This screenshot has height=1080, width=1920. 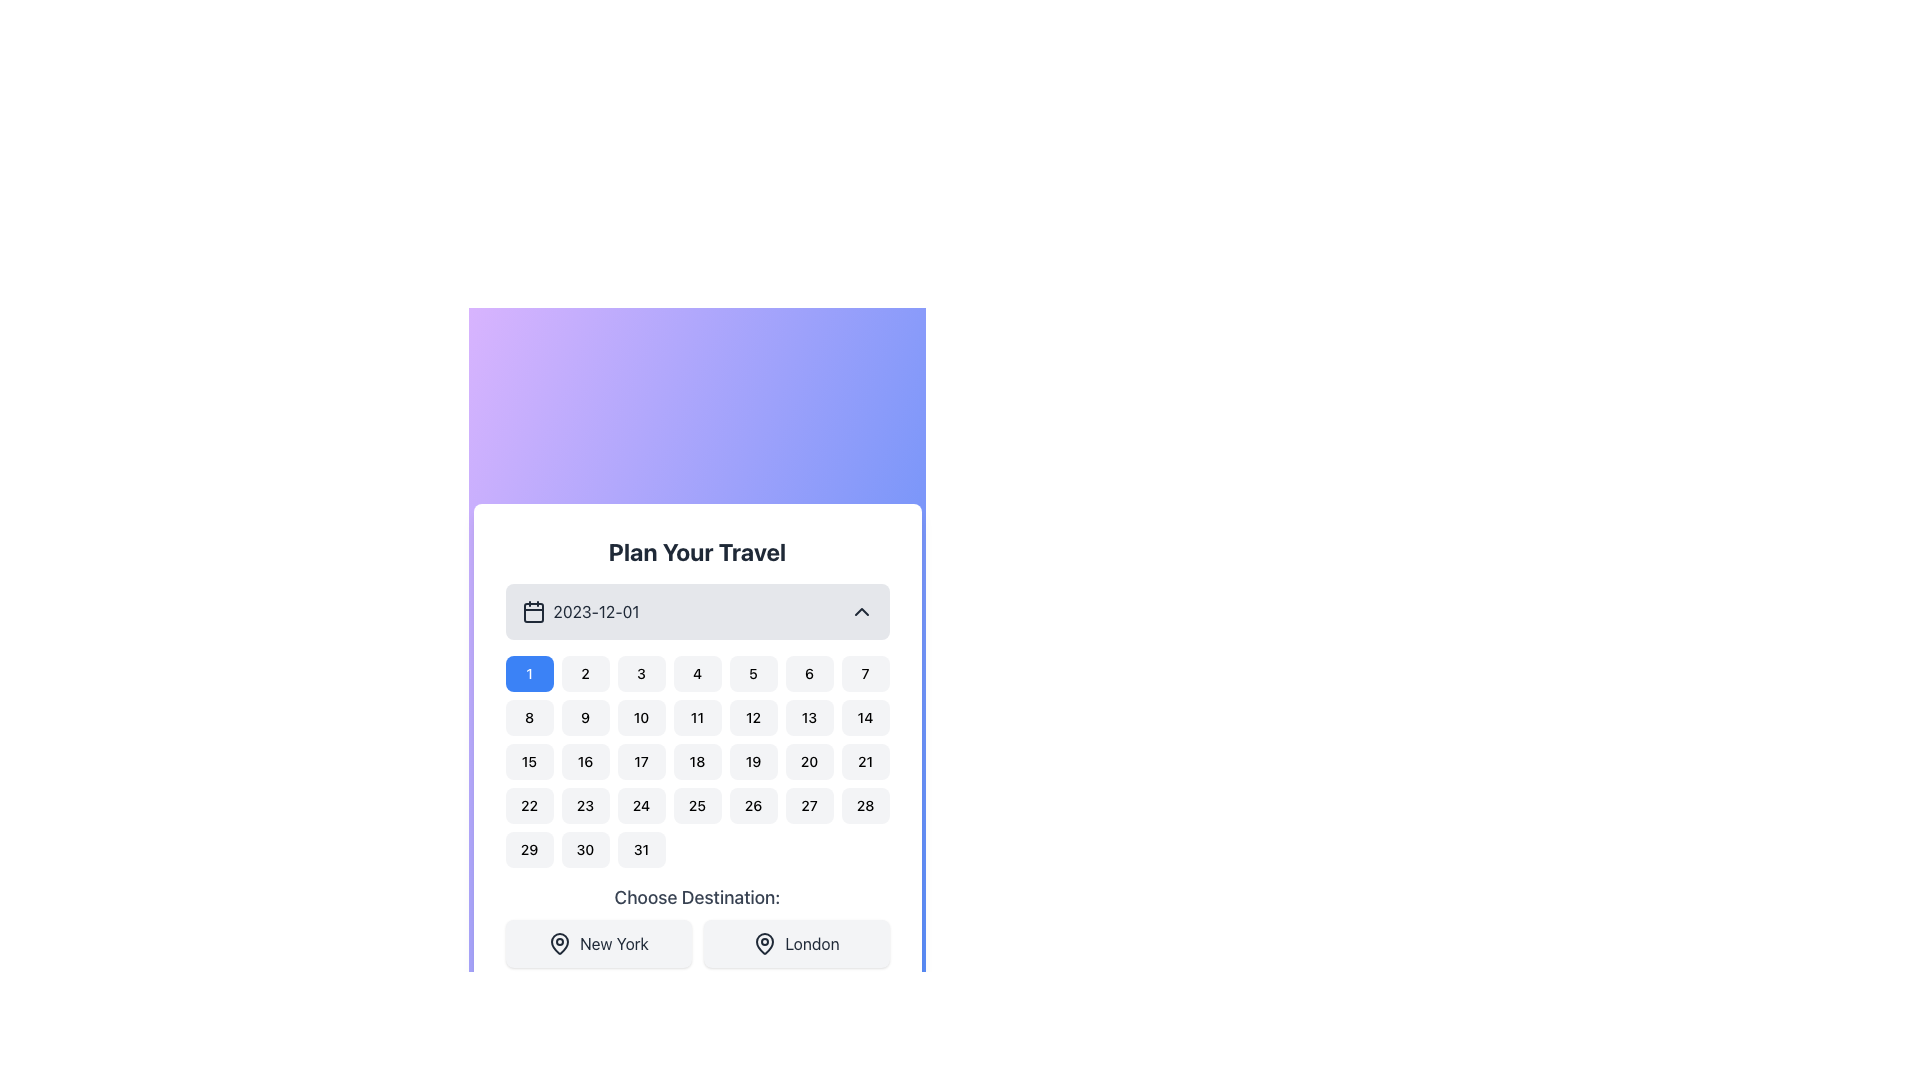 I want to click on the button with the number '21' in the center of a grid item styled like a calendar date, so click(x=865, y=762).